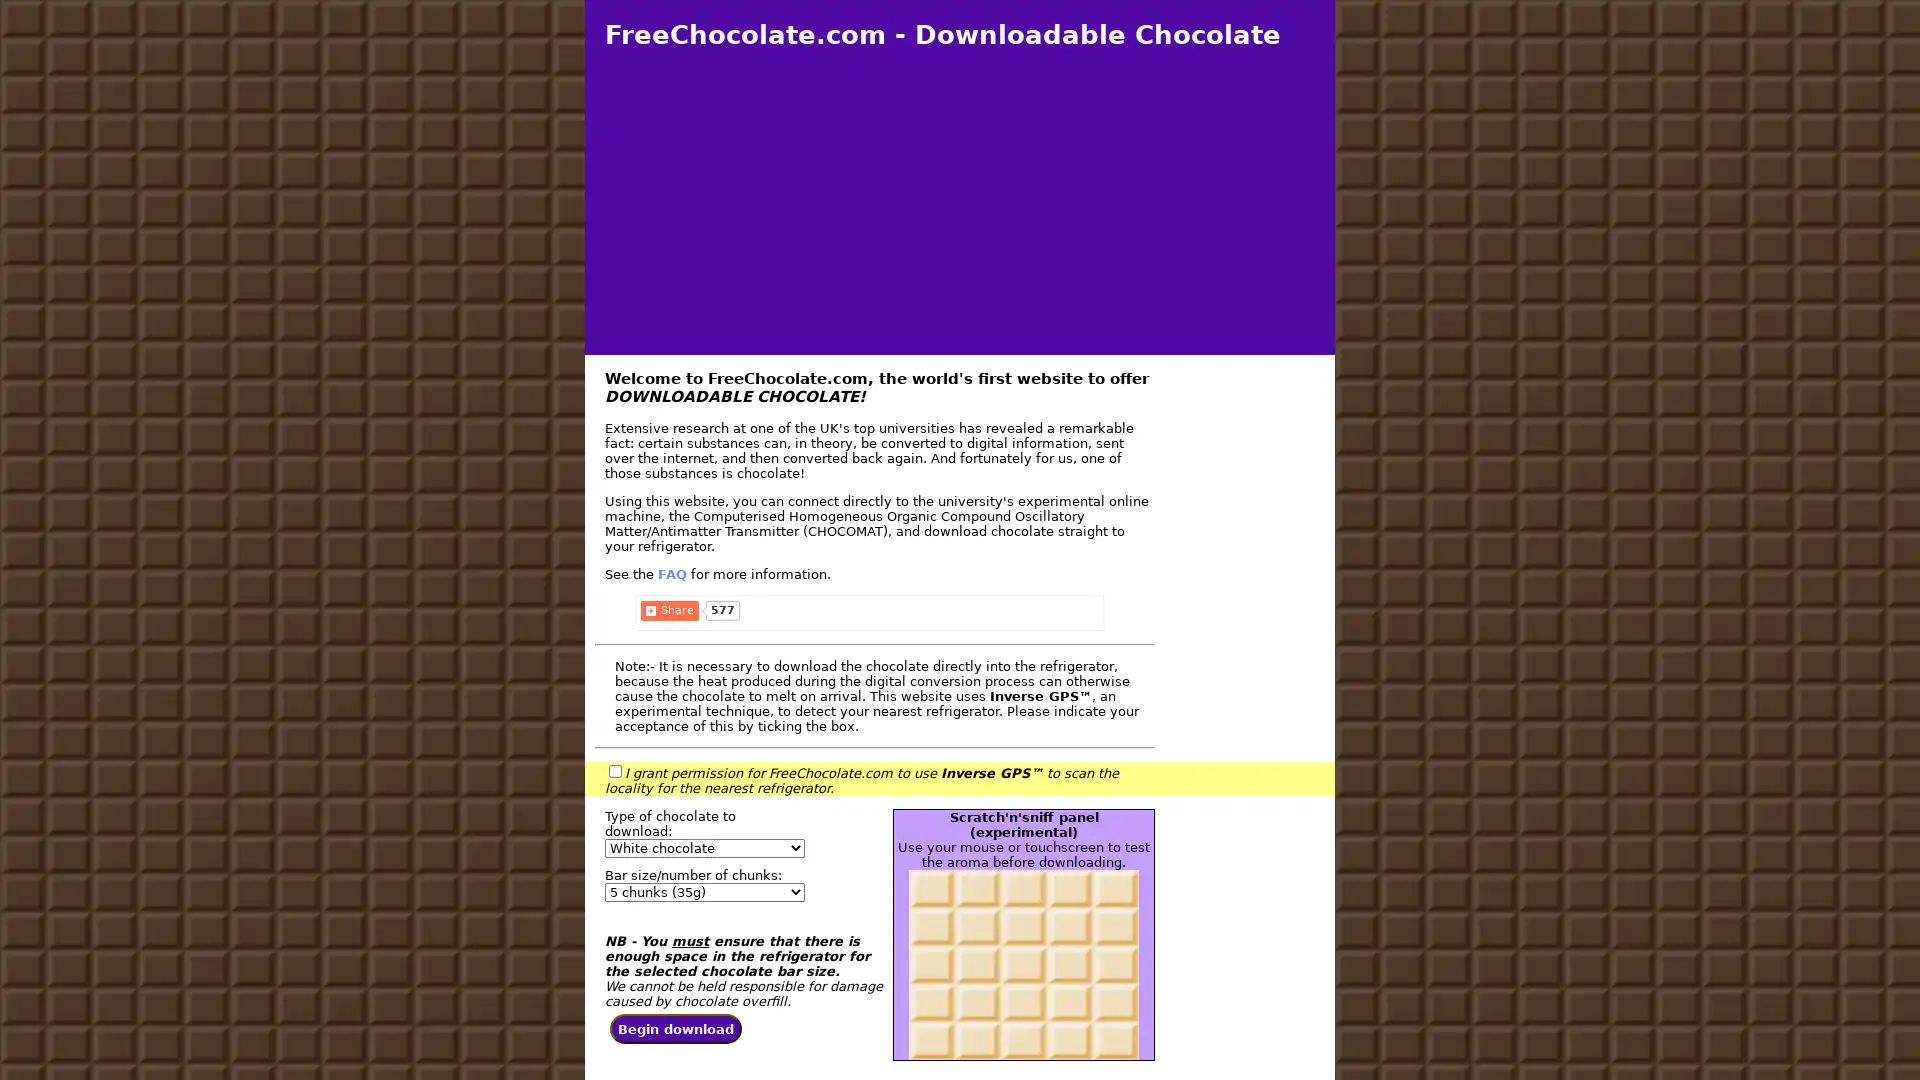  I want to click on Begin download, so click(676, 1032).